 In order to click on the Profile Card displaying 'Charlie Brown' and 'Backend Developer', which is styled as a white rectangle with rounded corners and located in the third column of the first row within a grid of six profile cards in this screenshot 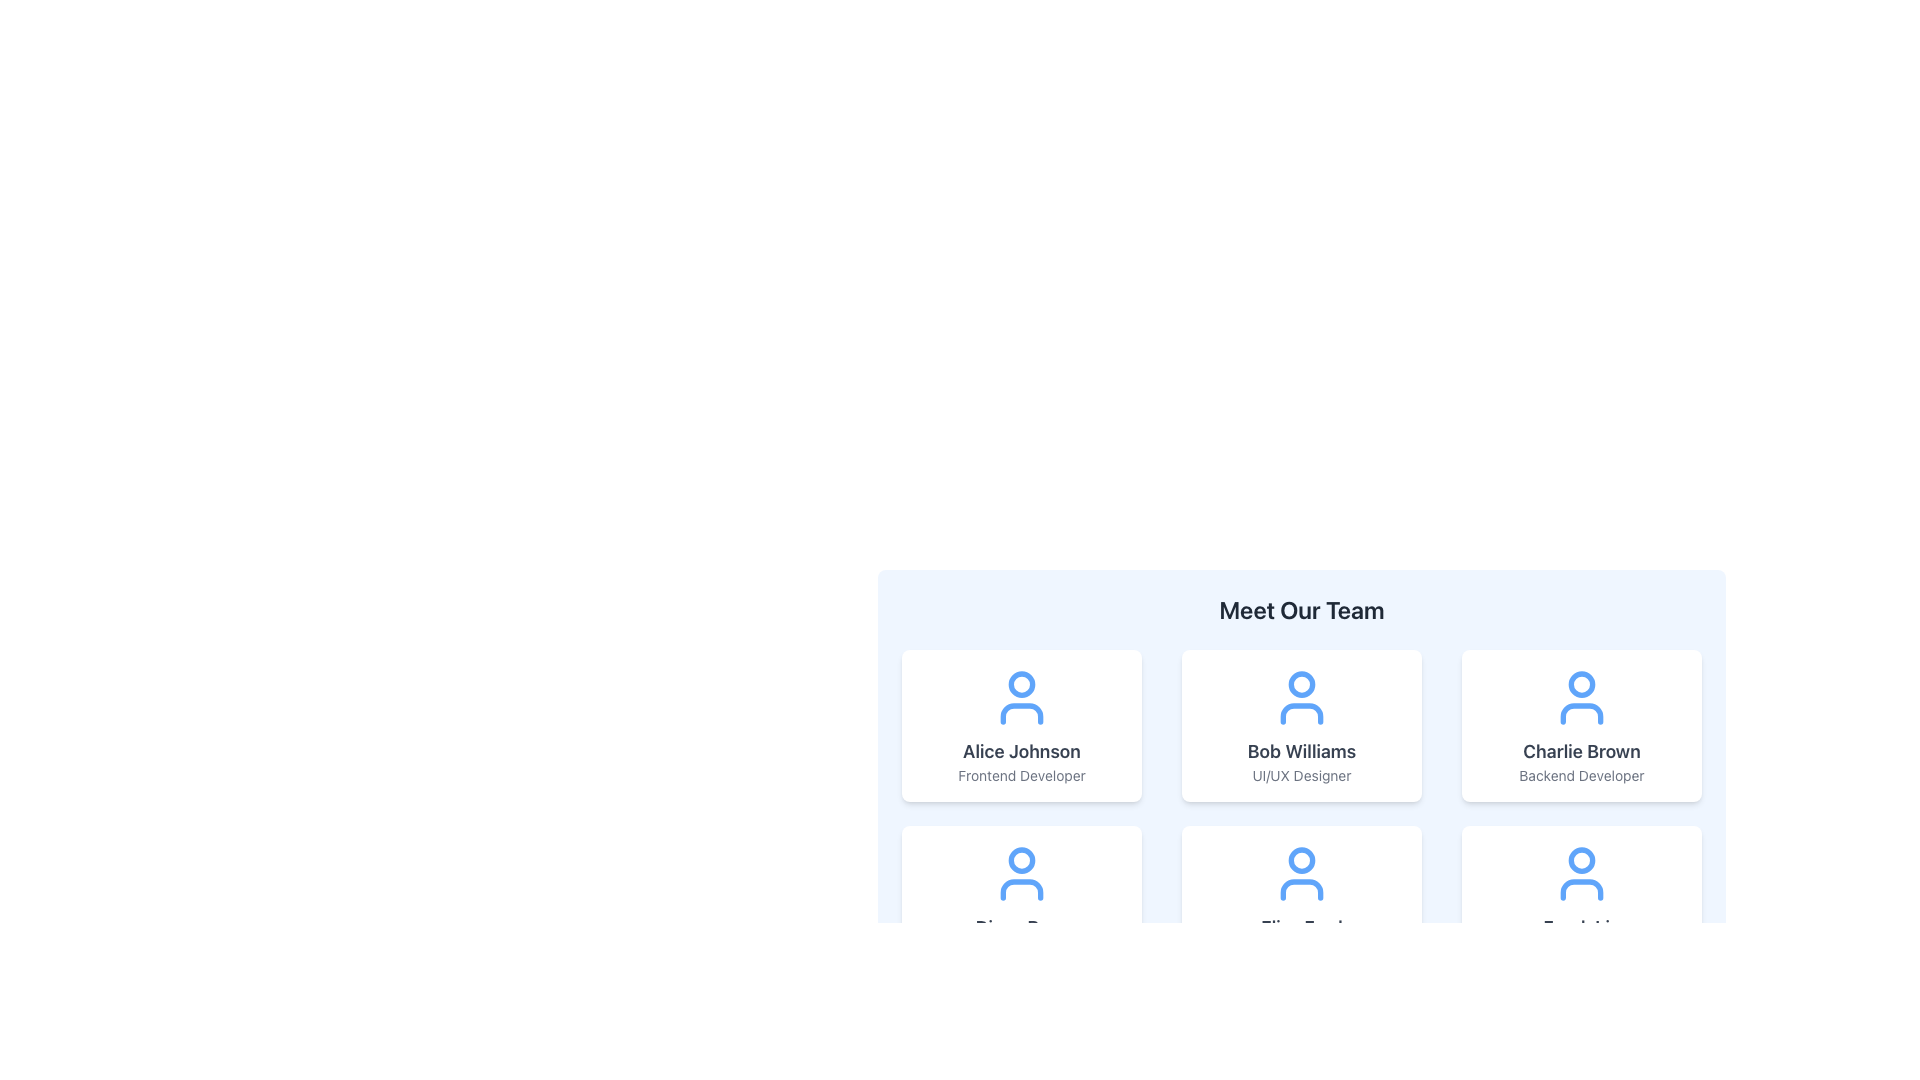, I will do `click(1581, 725)`.